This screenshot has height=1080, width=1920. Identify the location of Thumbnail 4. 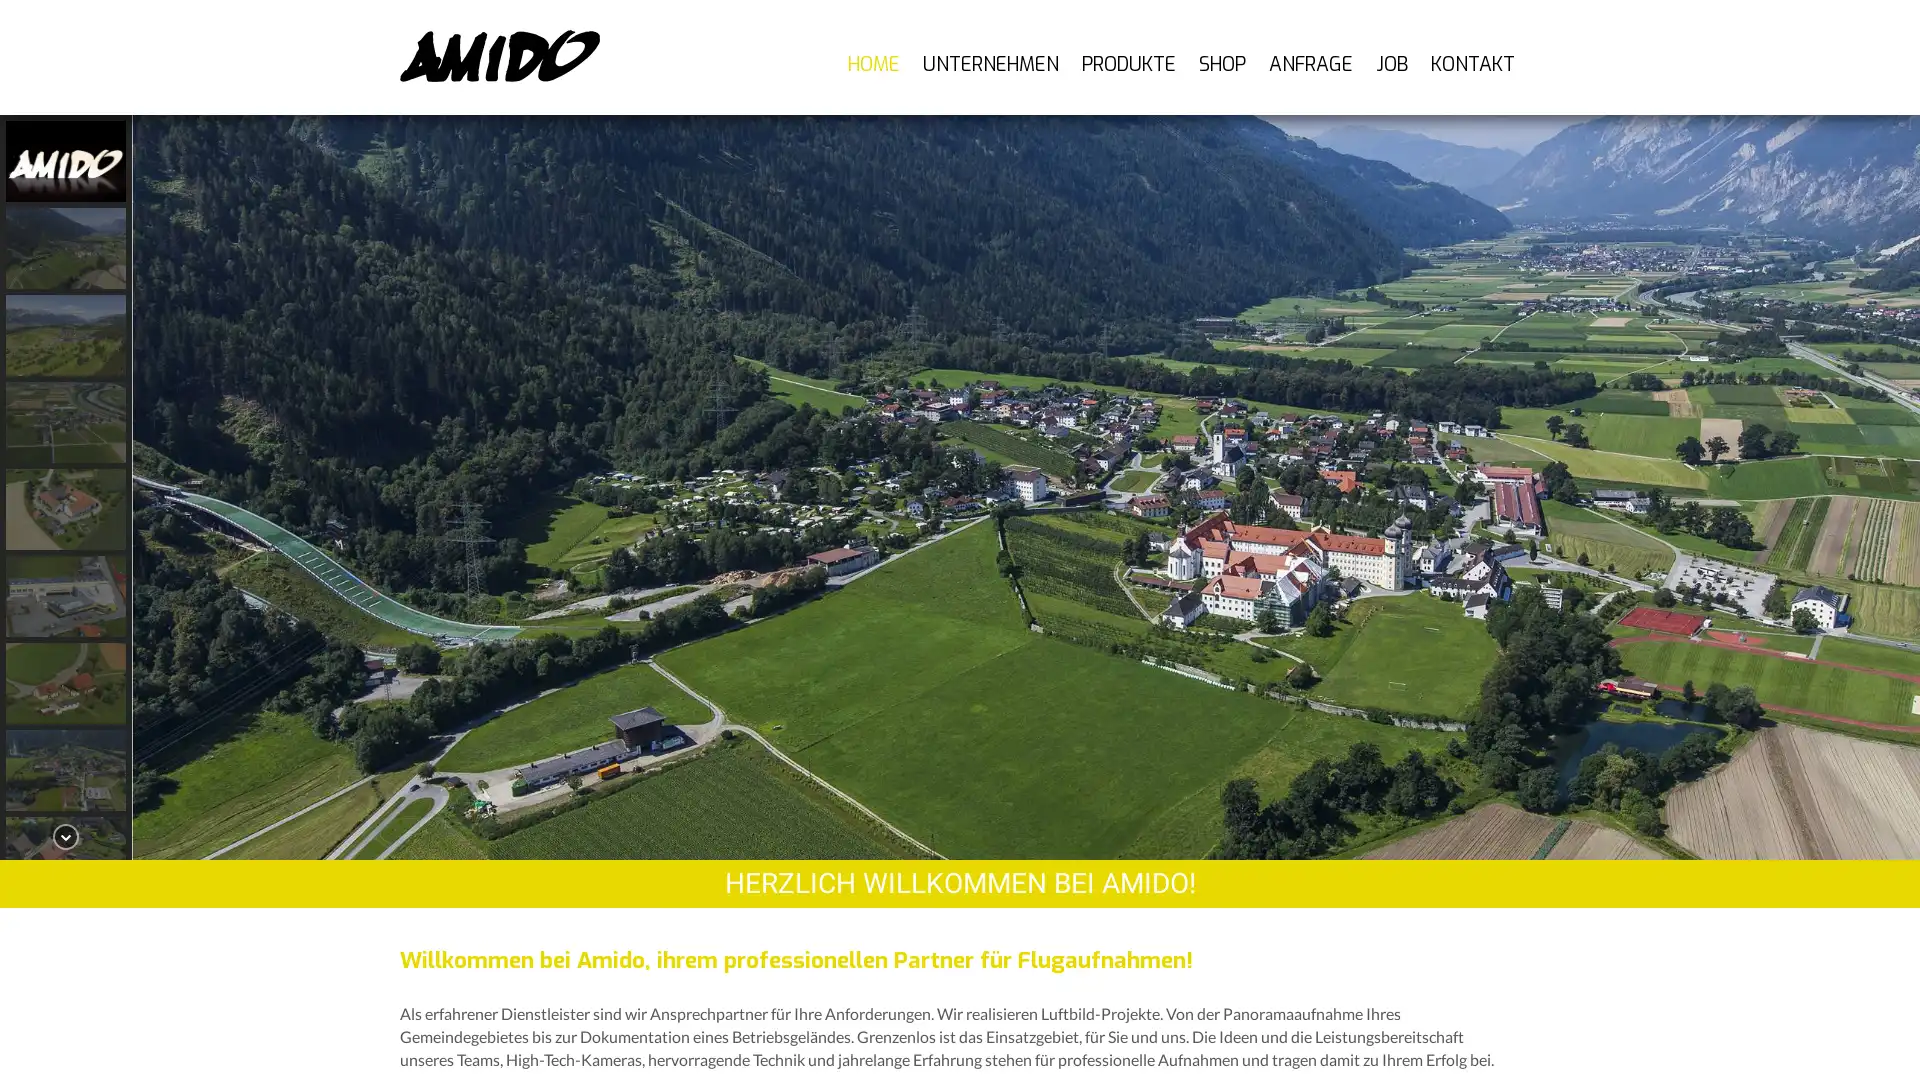
(66, 508).